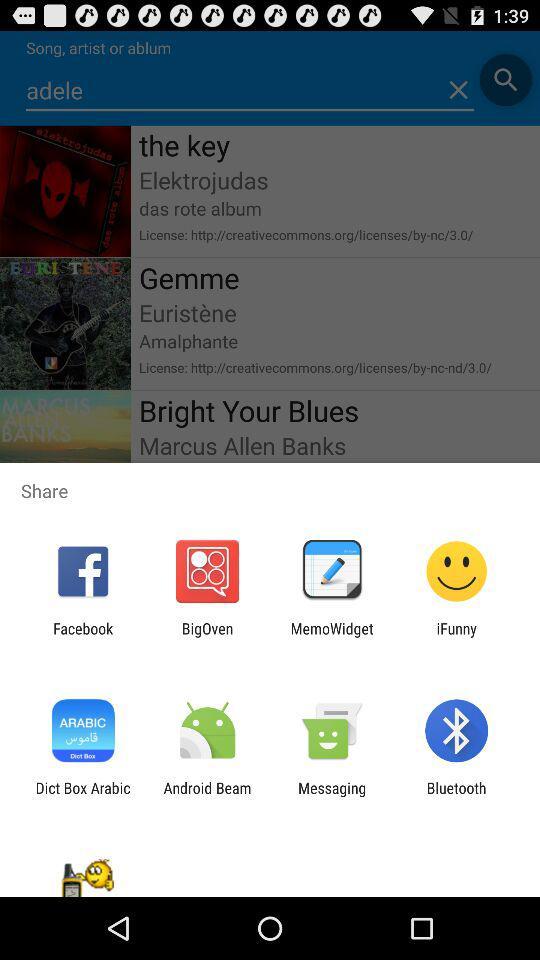 The width and height of the screenshot is (540, 960). I want to click on app next to messaging app, so click(456, 796).